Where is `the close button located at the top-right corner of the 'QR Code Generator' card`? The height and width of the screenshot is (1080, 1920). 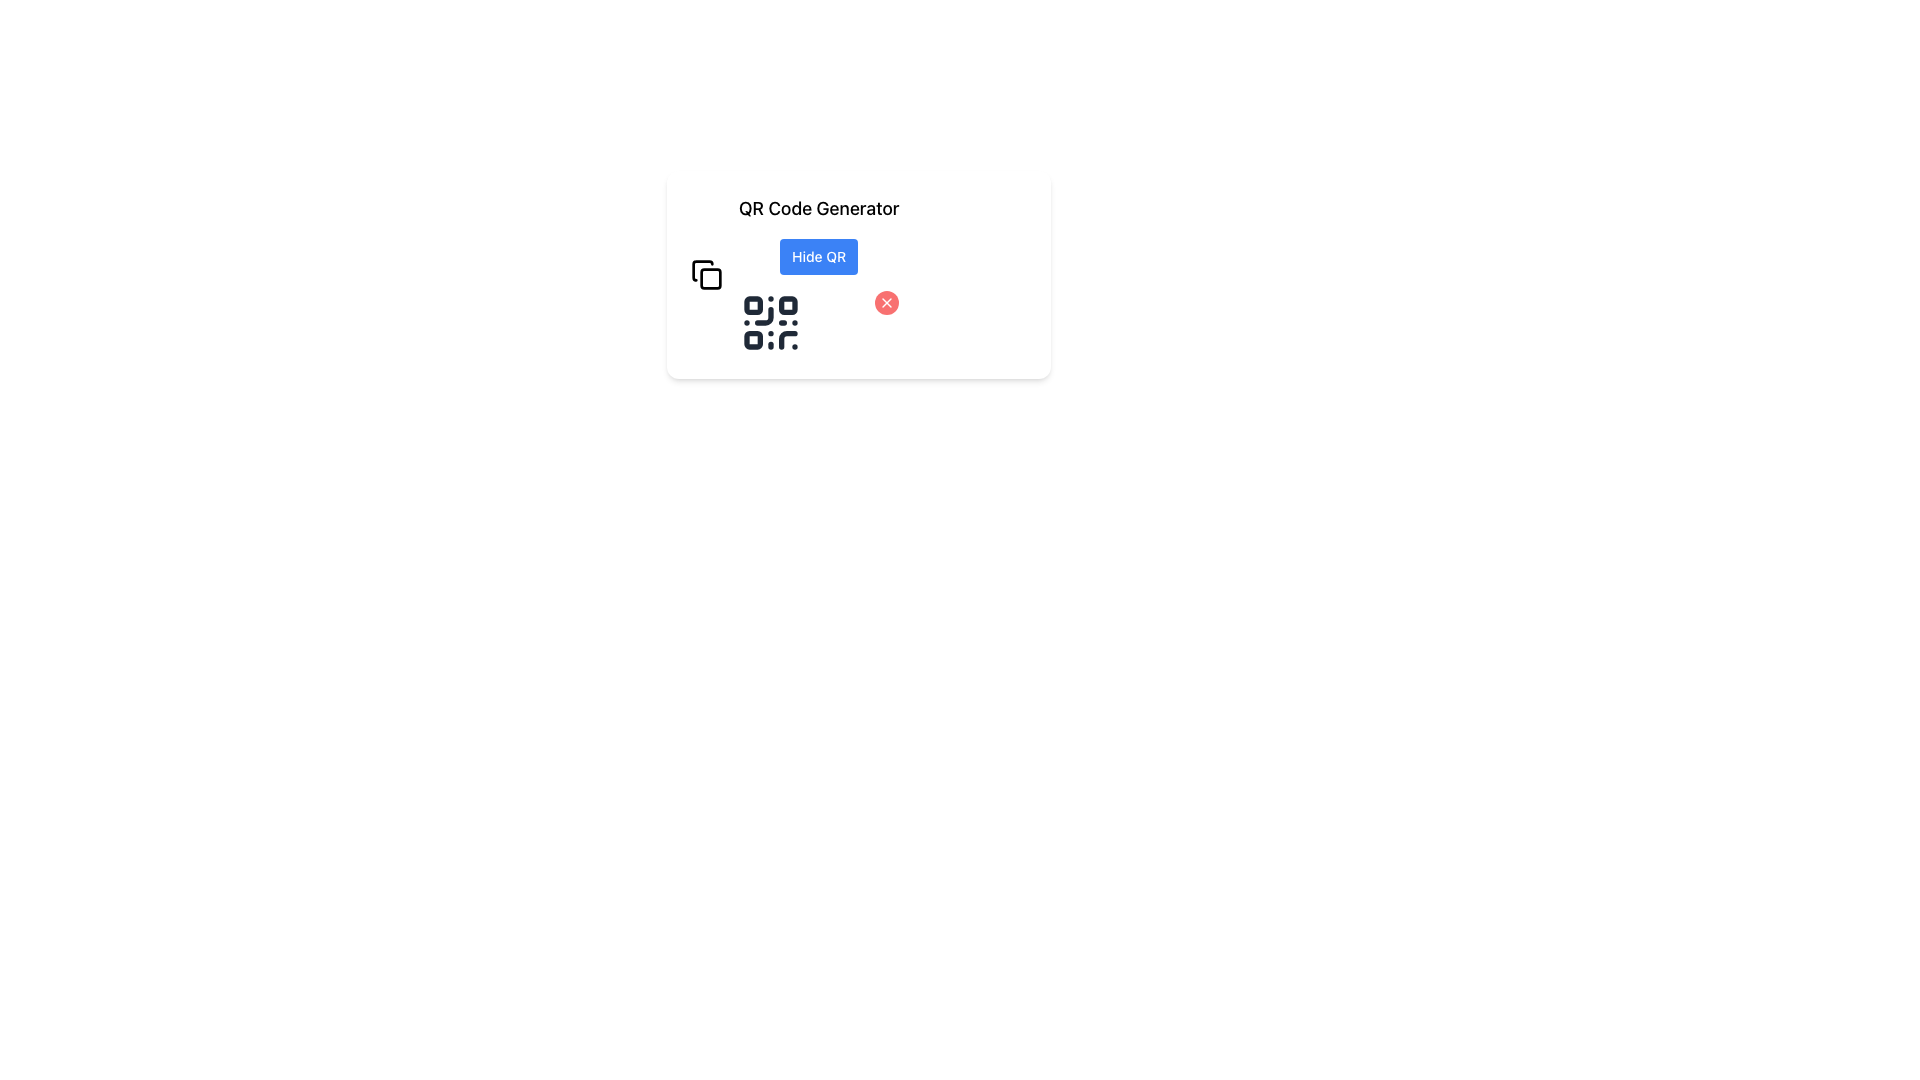 the close button located at the top-right corner of the 'QR Code Generator' card is located at coordinates (886, 303).